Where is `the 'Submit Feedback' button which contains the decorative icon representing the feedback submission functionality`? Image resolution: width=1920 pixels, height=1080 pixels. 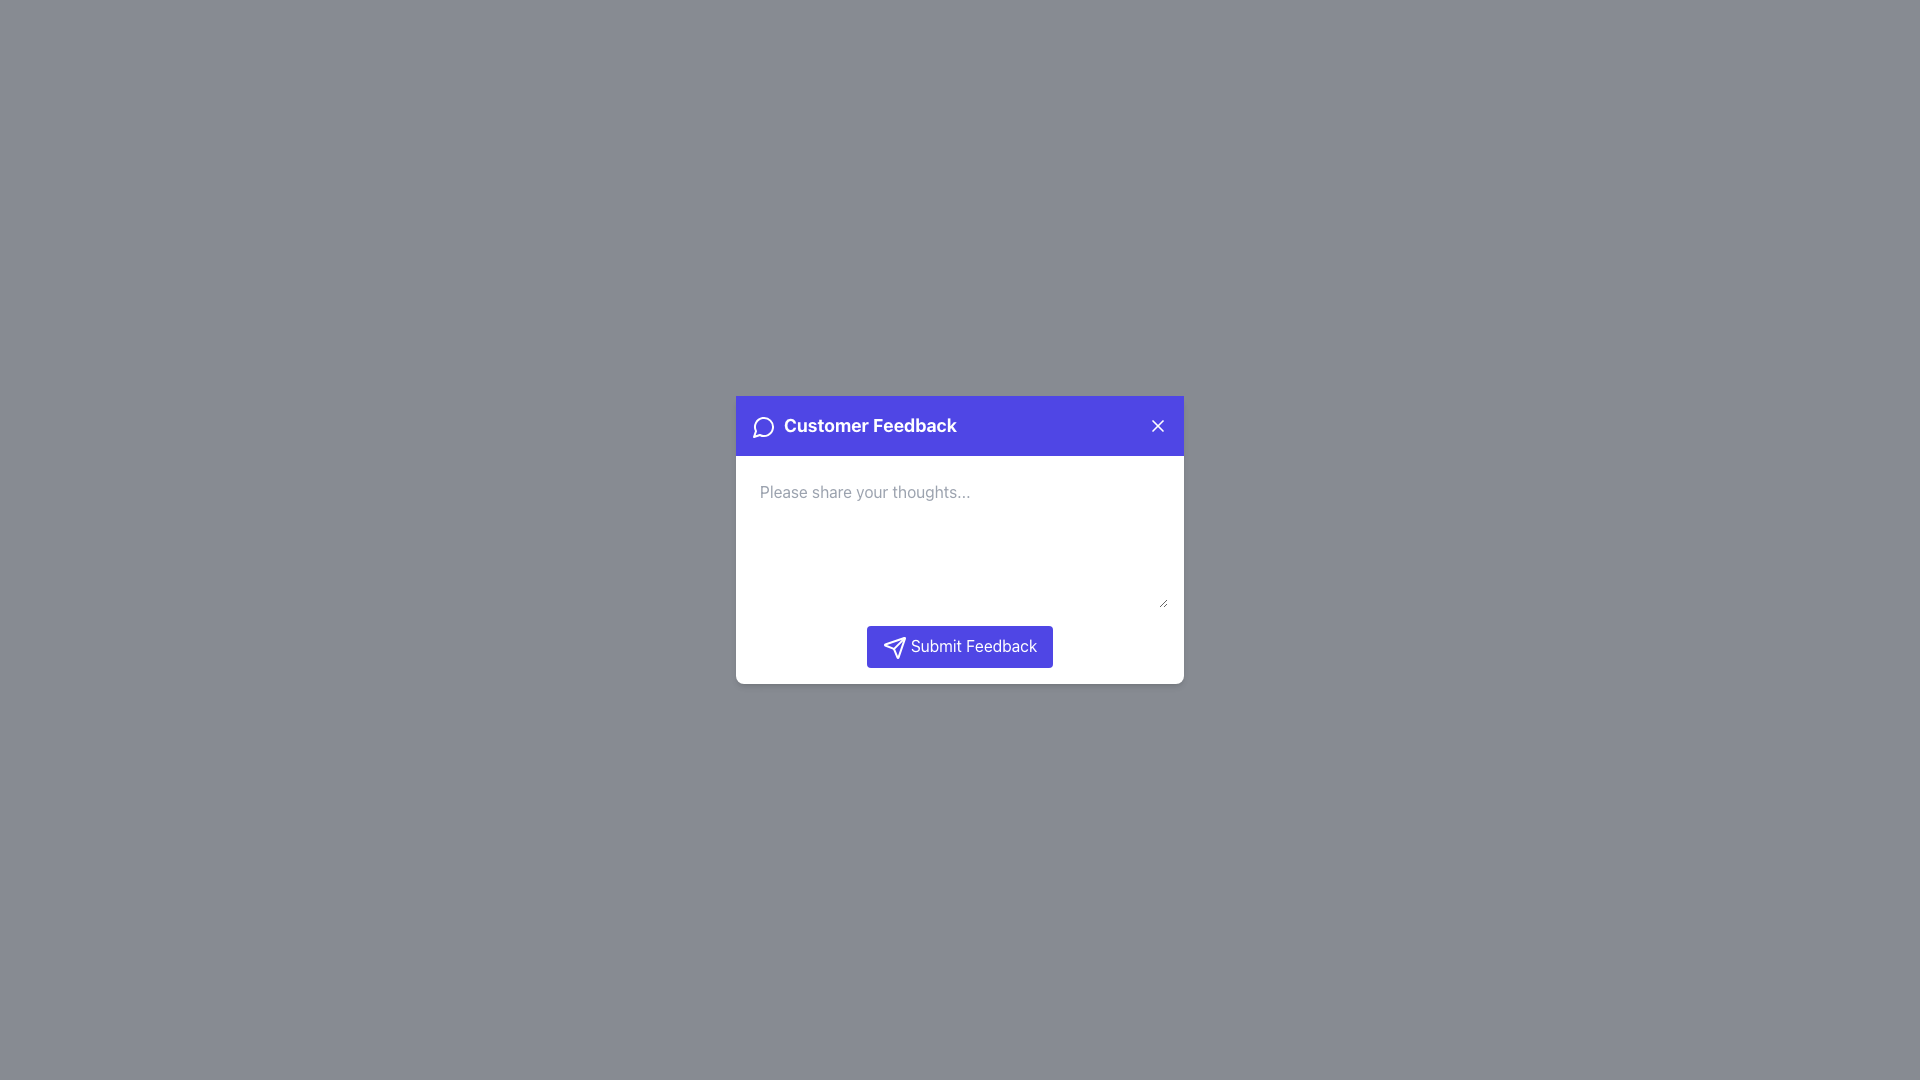
the 'Submit Feedback' button which contains the decorative icon representing the feedback submission functionality is located at coordinates (893, 647).